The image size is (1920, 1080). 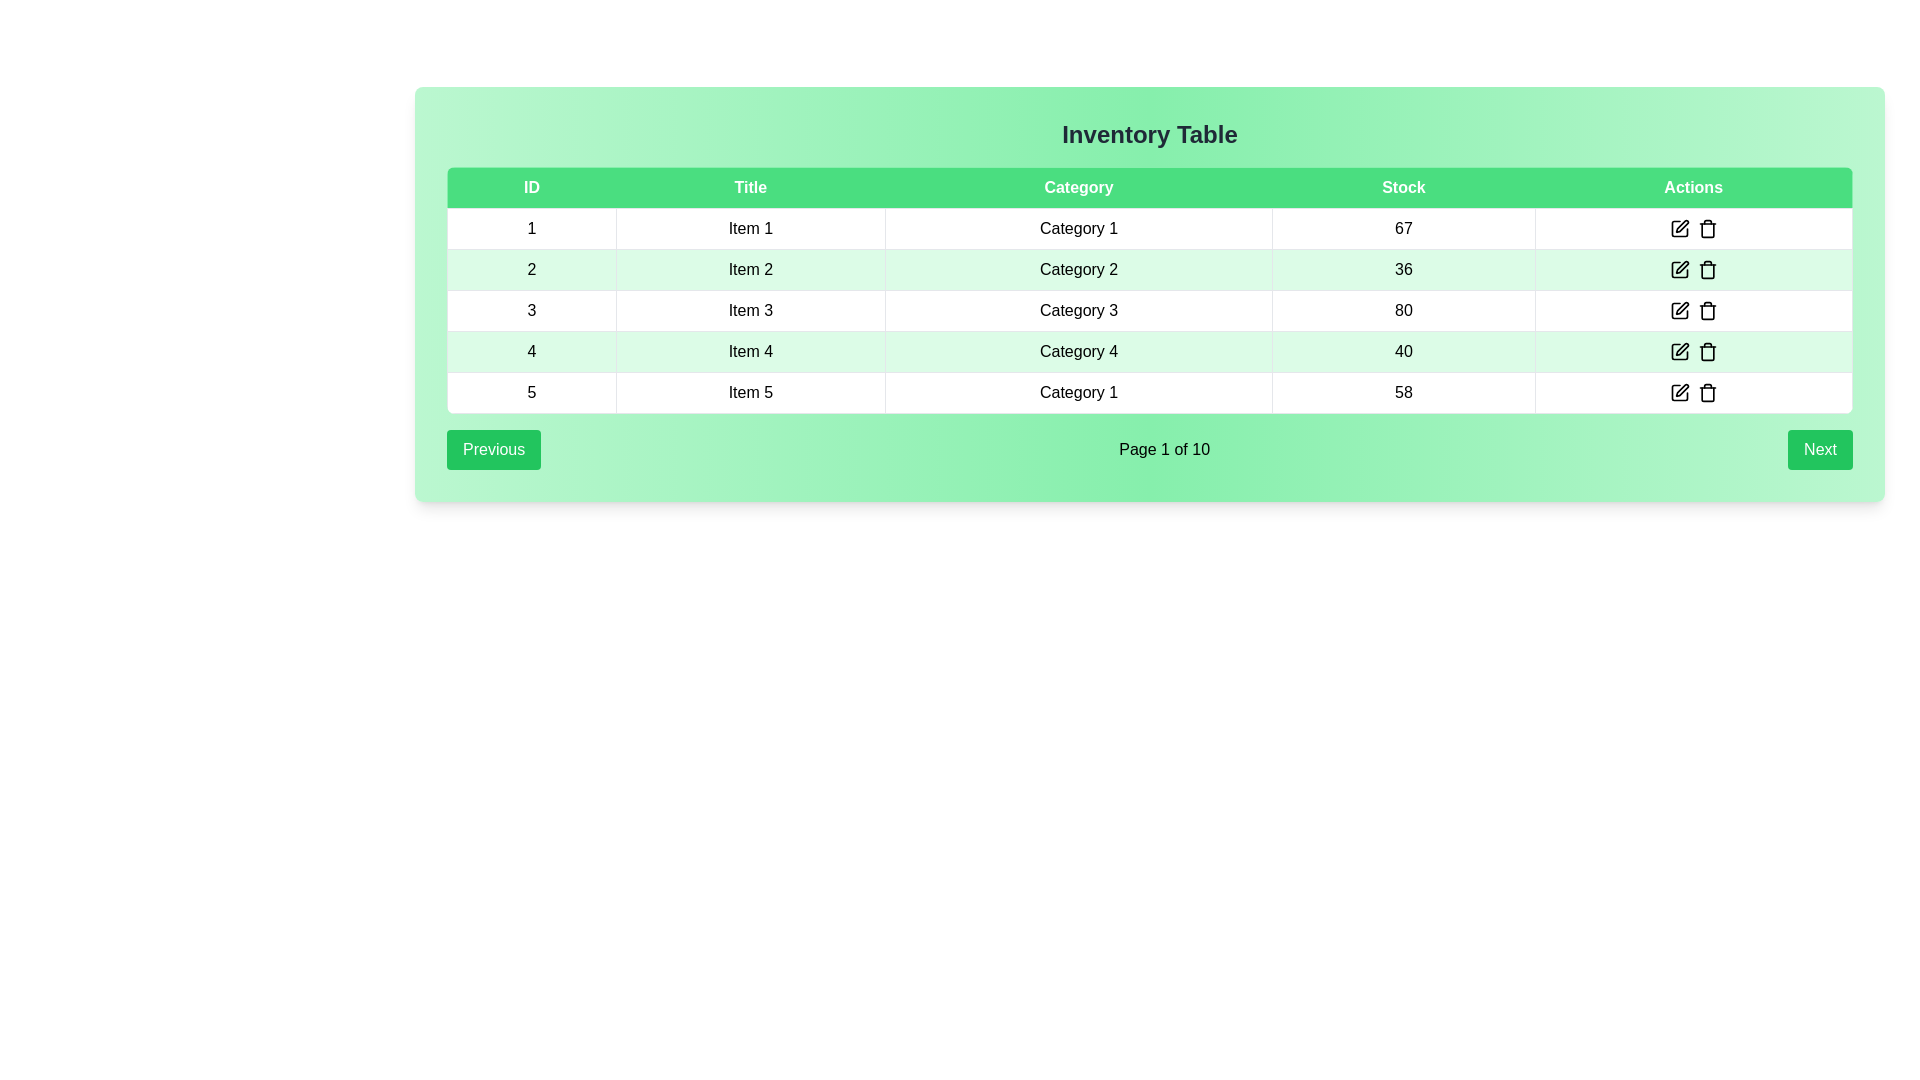 I want to click on the trash/delete icon located in the 'Actions' column of the second row of the 'Inventory Table', so click(x=1707, y=271).